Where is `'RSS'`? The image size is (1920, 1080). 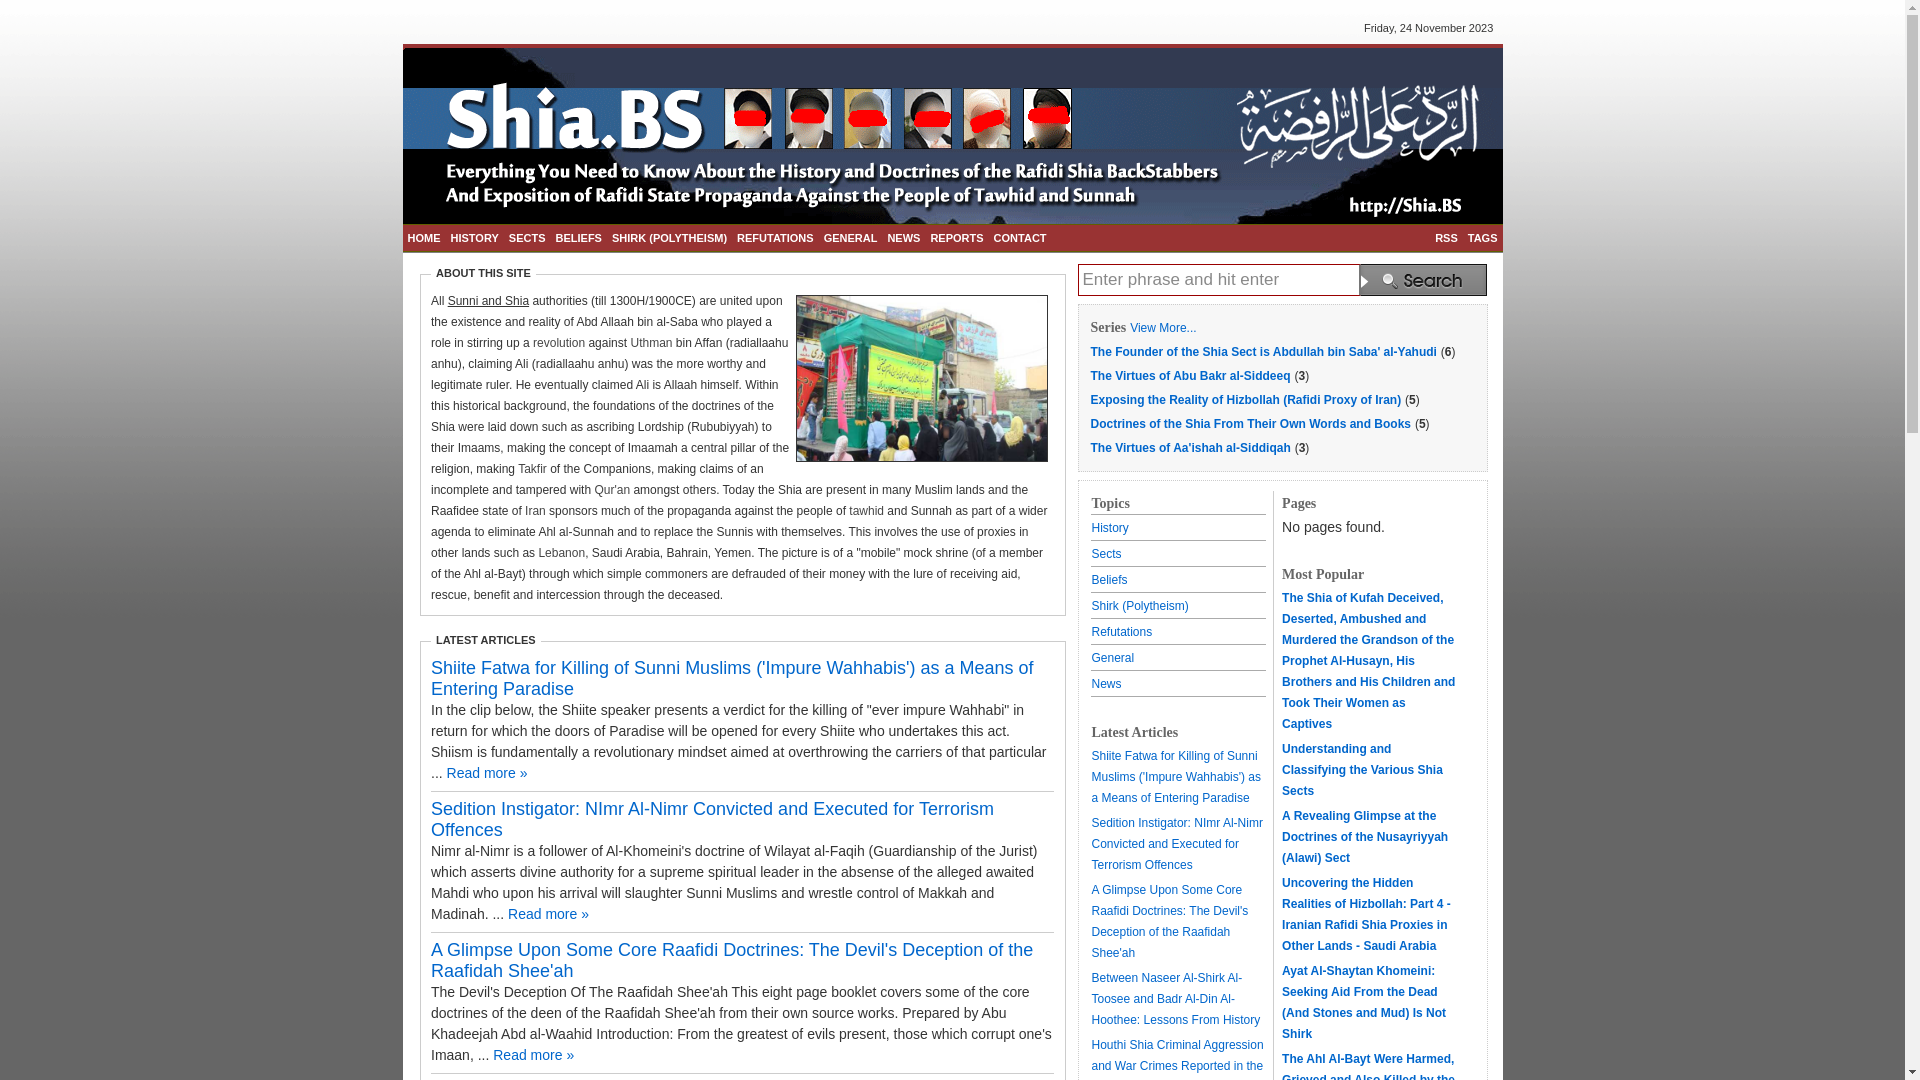
'RSS' is located at coordinates (1446, 237).